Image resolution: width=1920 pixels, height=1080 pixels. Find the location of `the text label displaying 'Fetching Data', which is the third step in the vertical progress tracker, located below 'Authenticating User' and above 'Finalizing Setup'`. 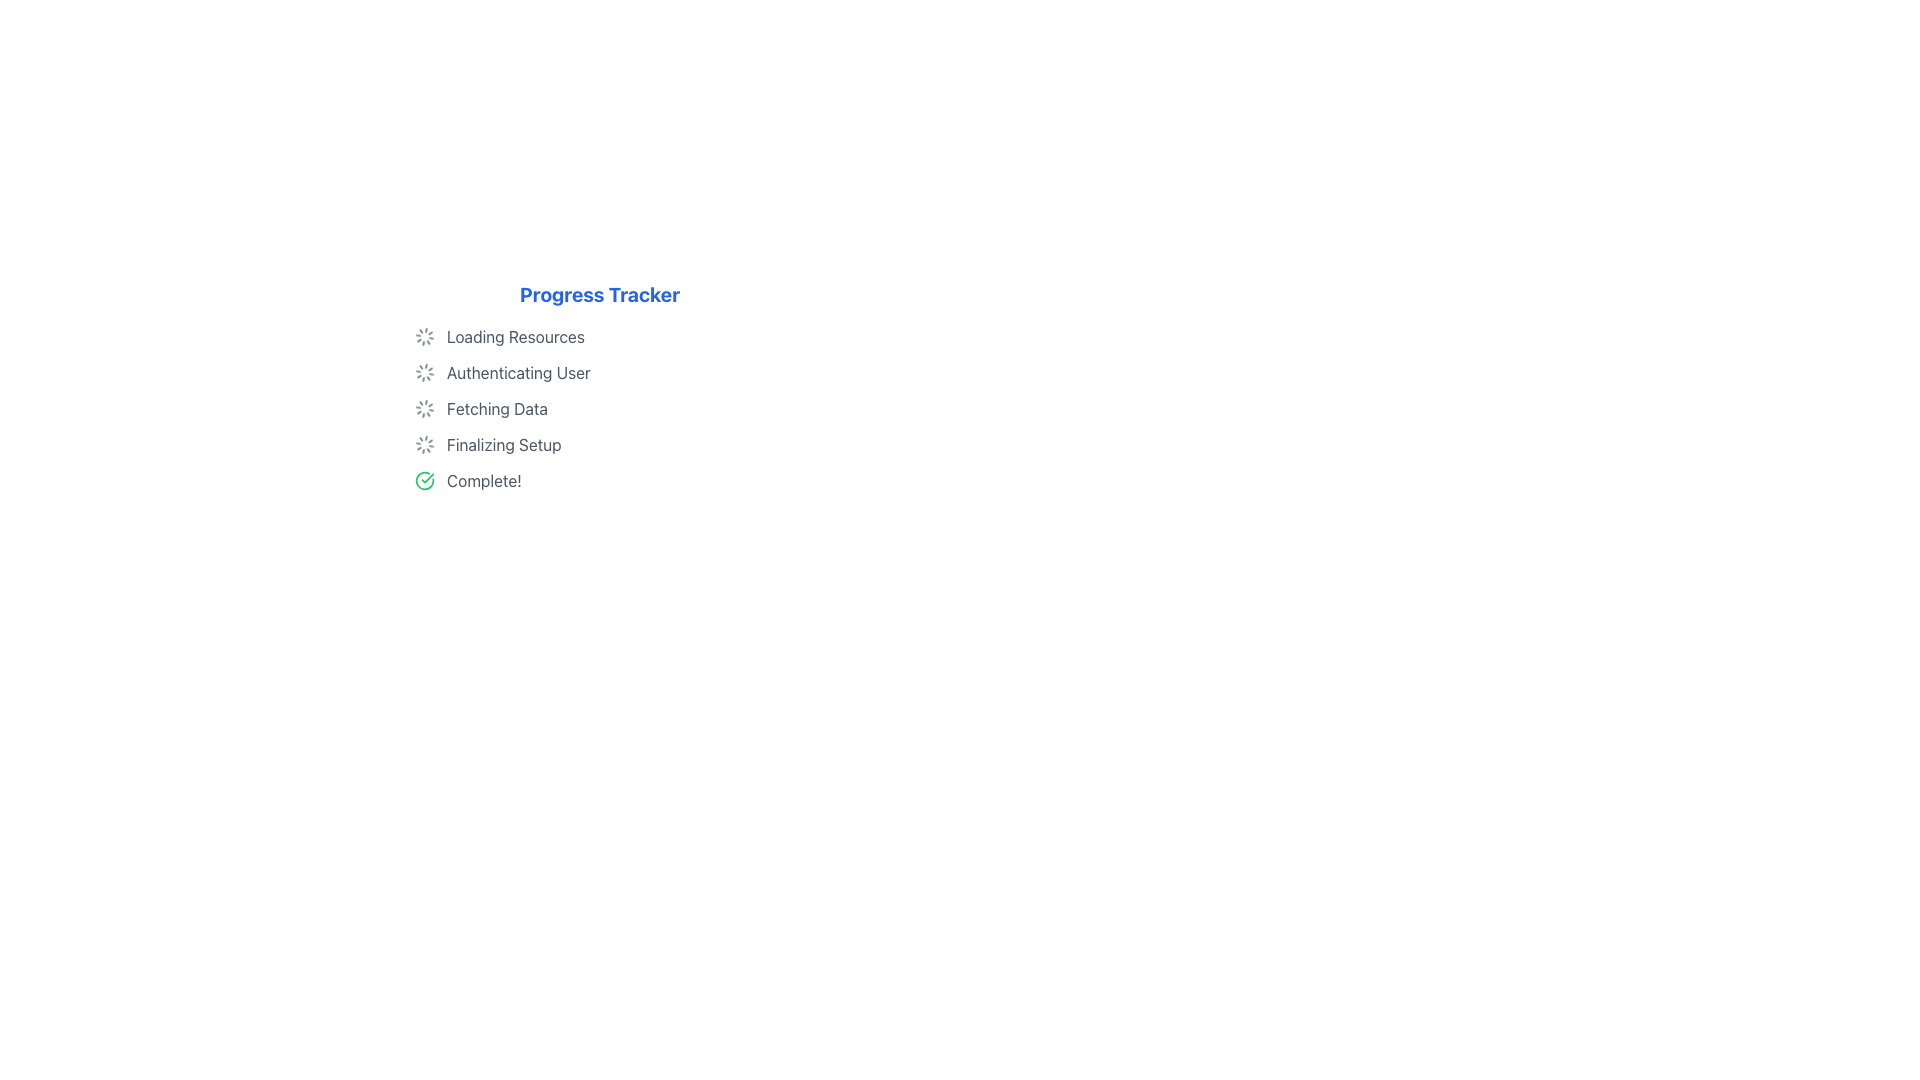

the text label displaying 'Fetching Data', which is the third step in the vertical progress tracker, located below 'Authenticating User' and above 'Finalizing Setup' is located at coordinates (497, 407).